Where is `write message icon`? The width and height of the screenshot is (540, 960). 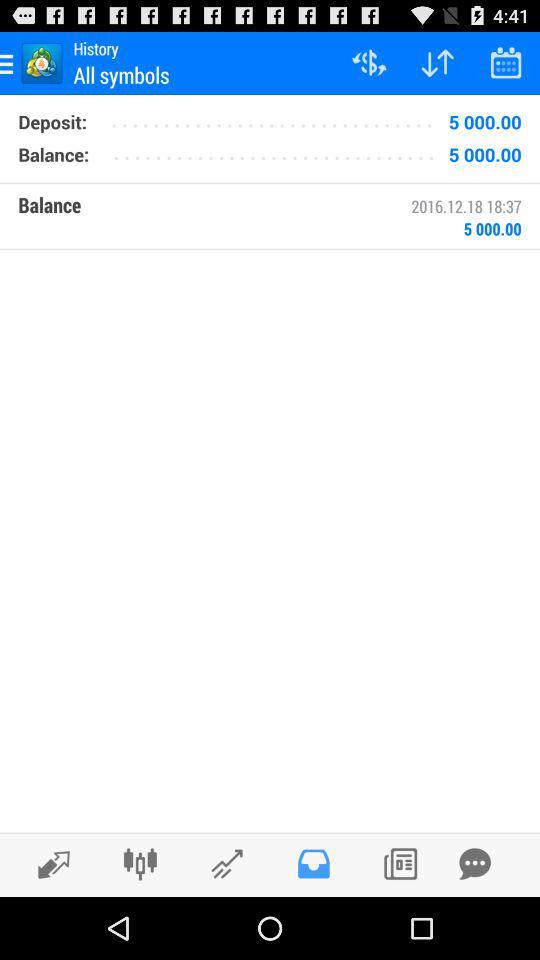 write message icon is located at coordinates (474, 863).